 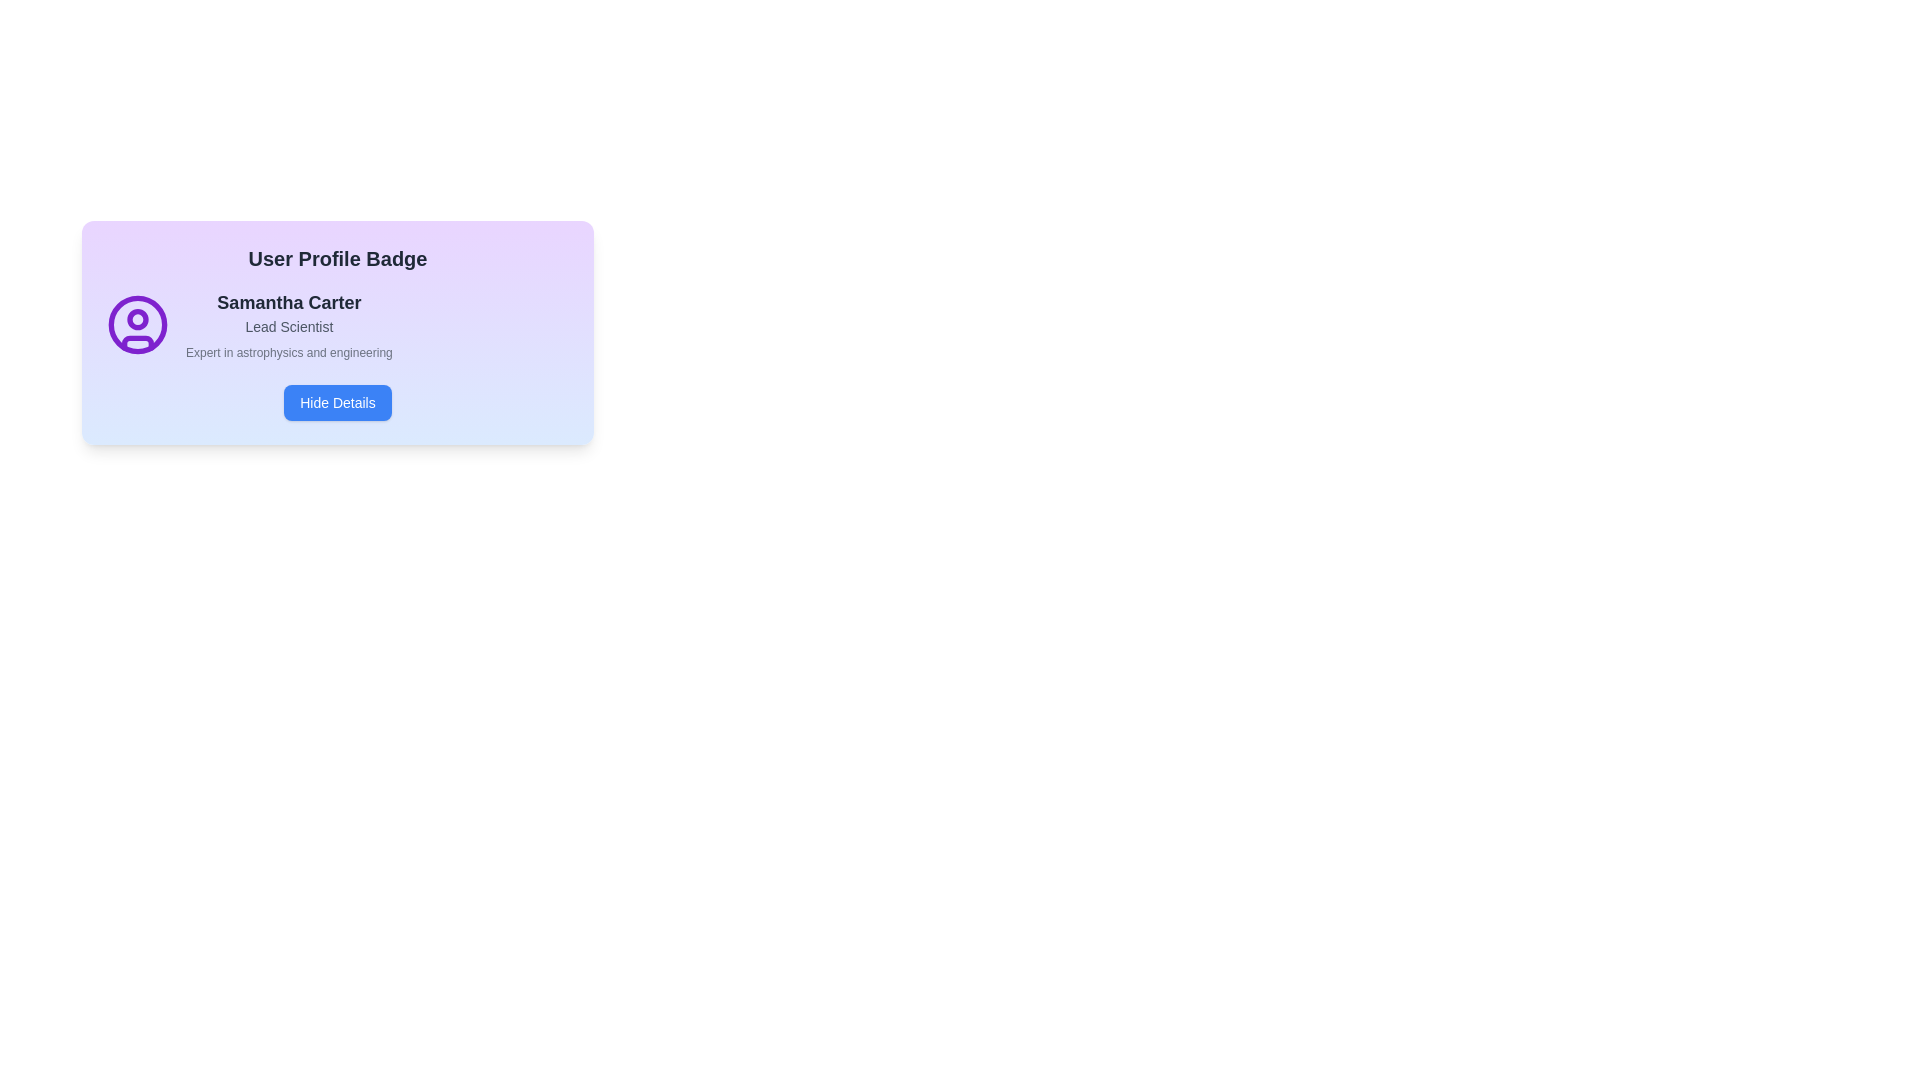 What do you see at coordinates (288, 303) in the screenshot?
I see `the text label 'Samantha Carter', which is styled prominently in bold, large-sized font and gray color, located directly under a circular user profile icon in the profile information section` at bounding box center [288, 303].